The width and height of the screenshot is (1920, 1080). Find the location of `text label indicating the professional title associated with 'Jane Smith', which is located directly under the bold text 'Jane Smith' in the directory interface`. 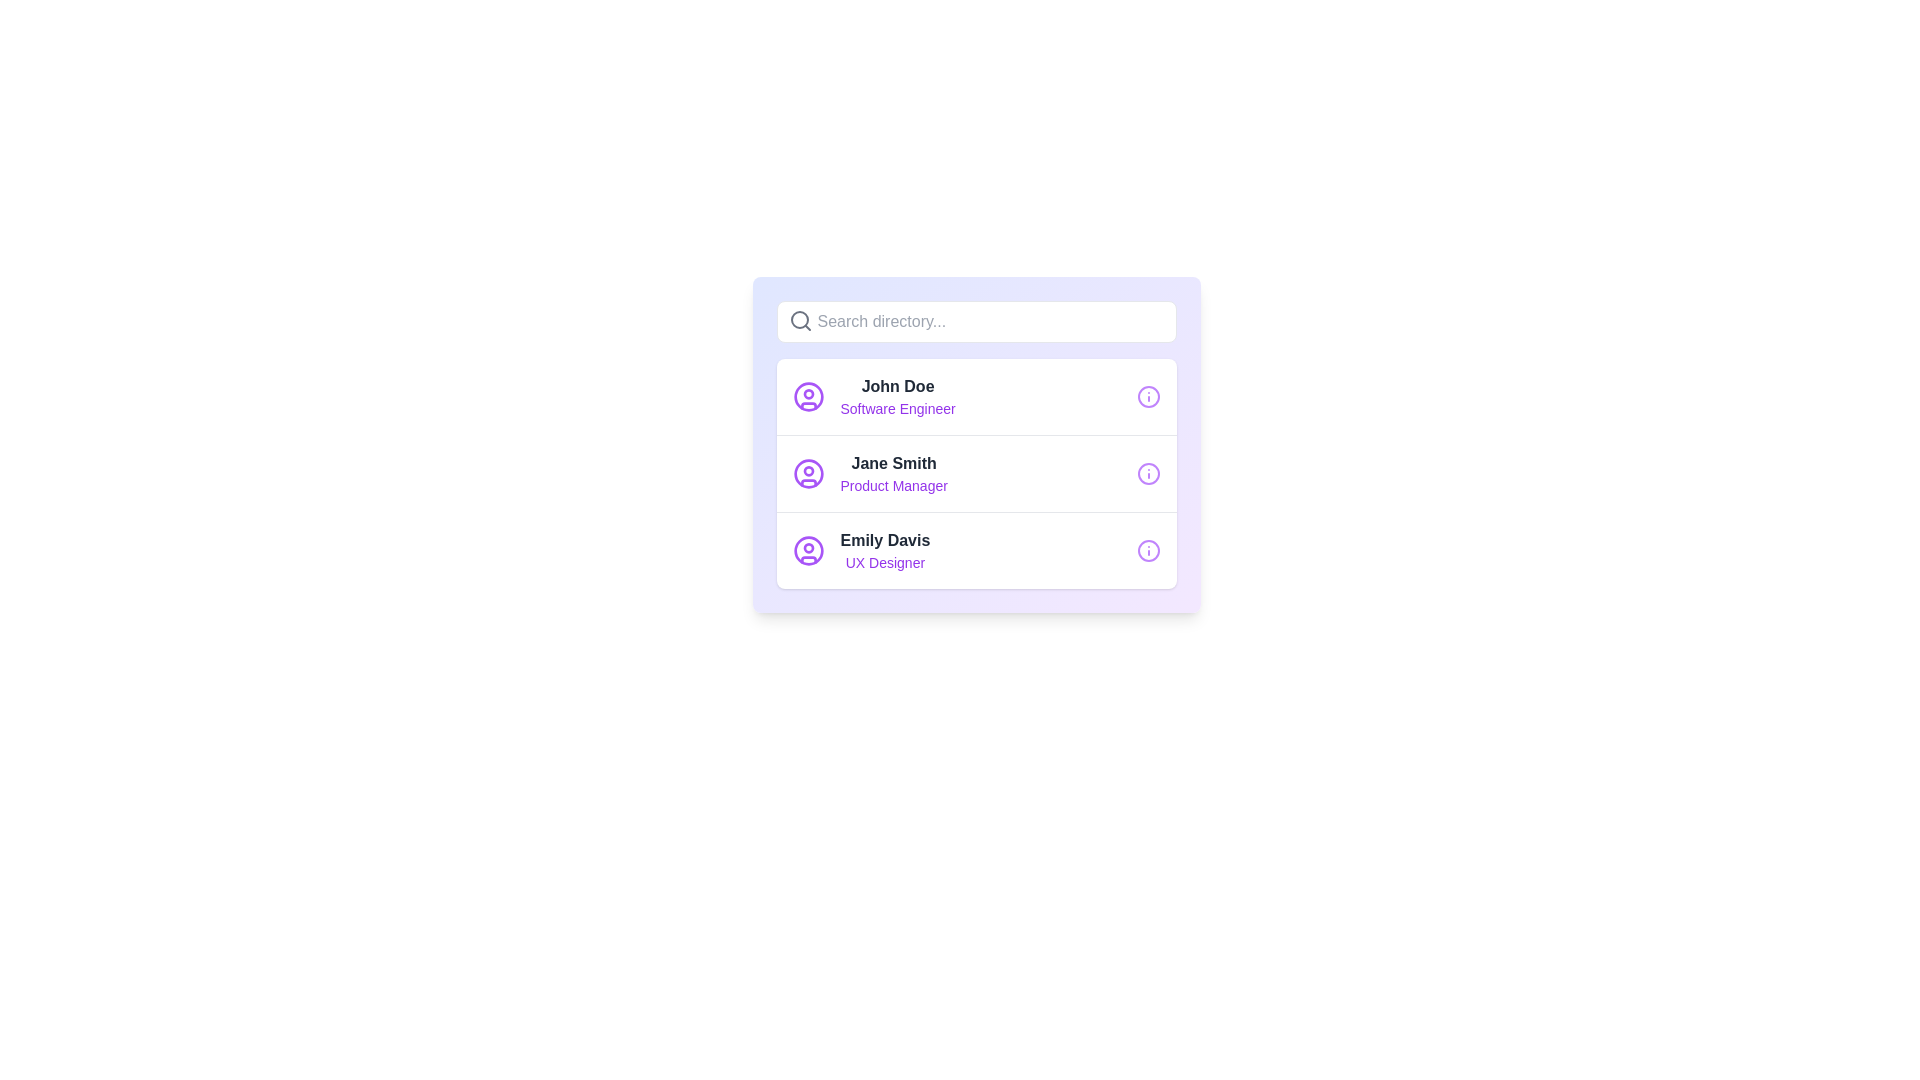

text label indicating the professional title associated with 'Jane Smith', which is located directly under the bold text 'Jane Smith' in the directory interface is located at coordinates (893, 486).